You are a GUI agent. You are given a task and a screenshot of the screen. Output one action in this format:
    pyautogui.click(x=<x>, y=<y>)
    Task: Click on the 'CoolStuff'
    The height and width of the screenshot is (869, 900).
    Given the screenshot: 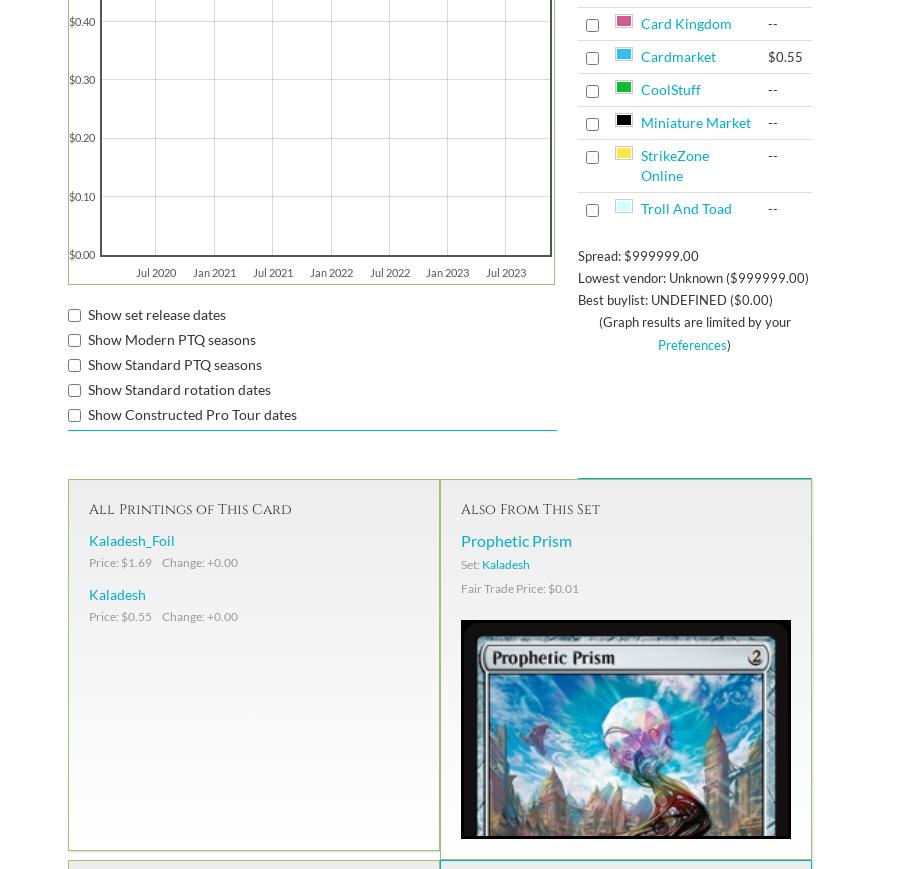 What is the action you would take?
    pyautogui.click(x=669, y=89)
    